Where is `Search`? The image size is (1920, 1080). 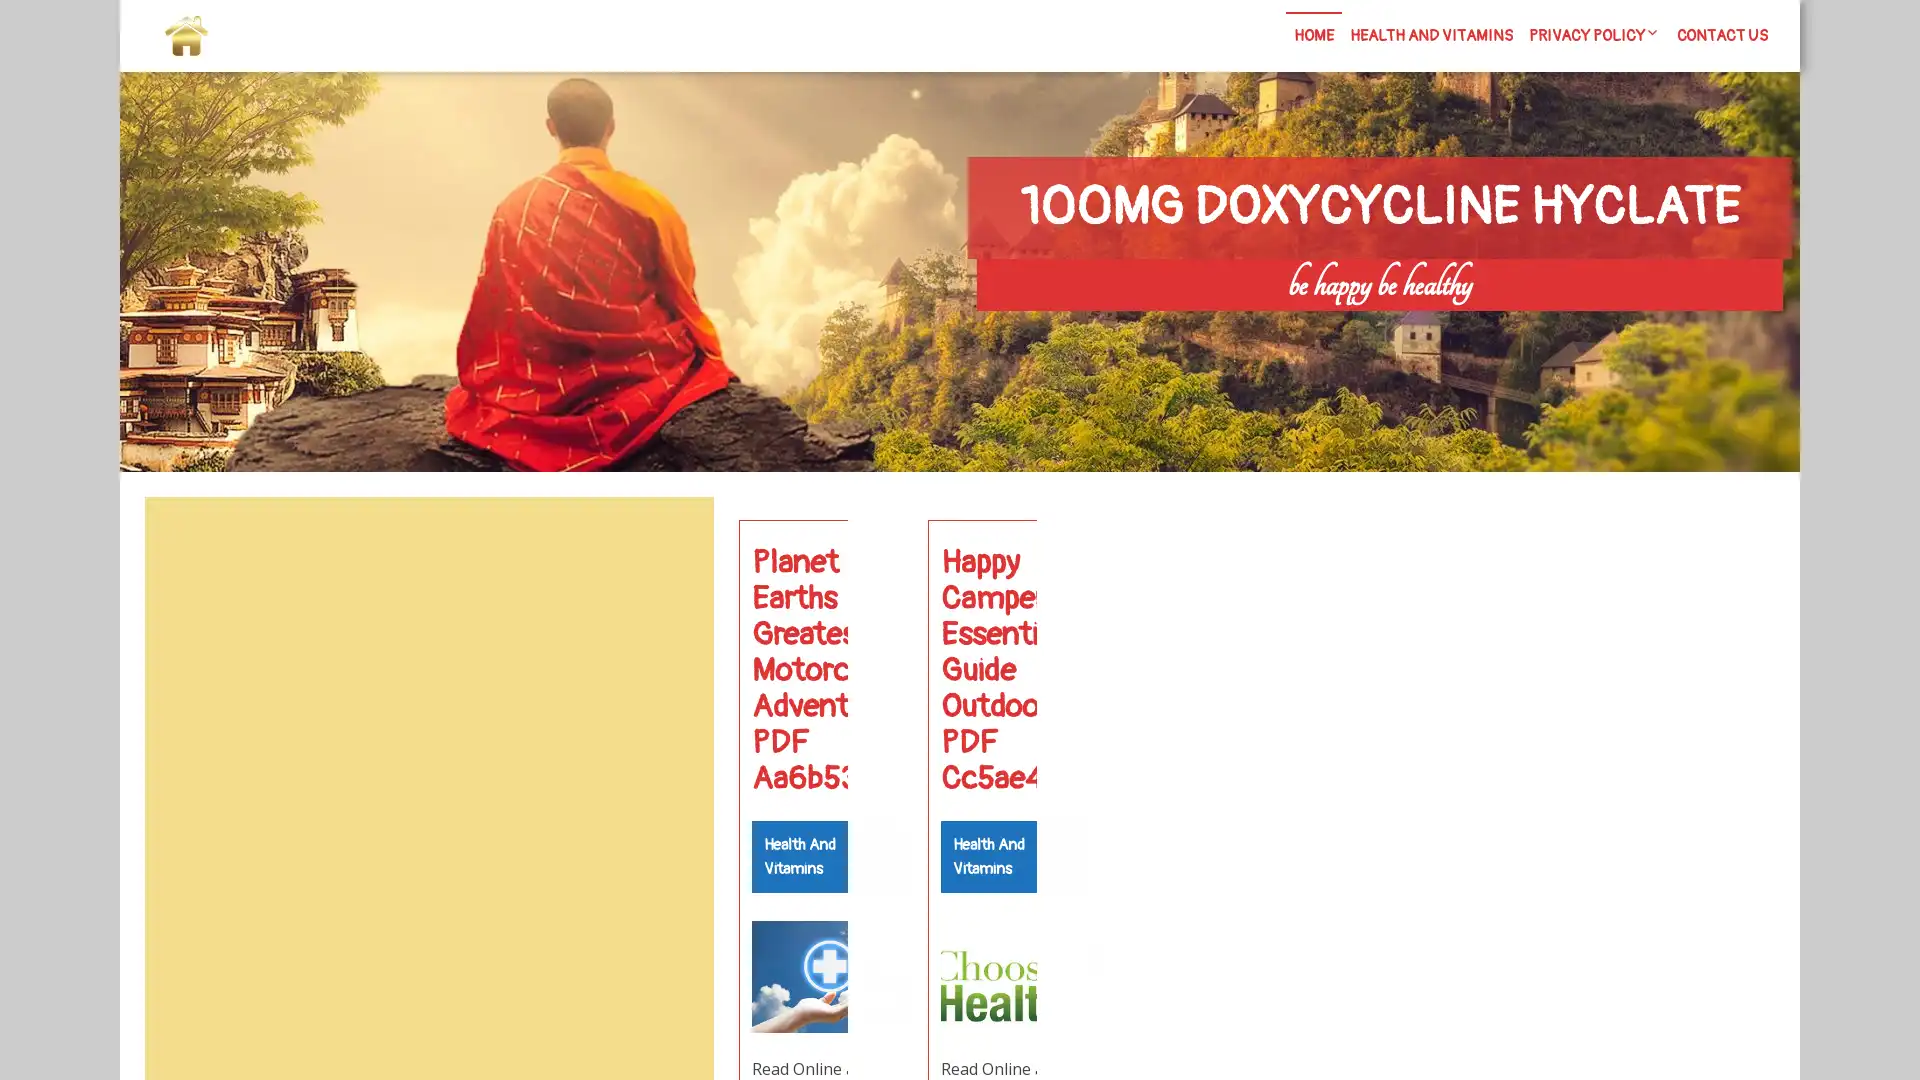 Search is located at coordinates (1557, 327).